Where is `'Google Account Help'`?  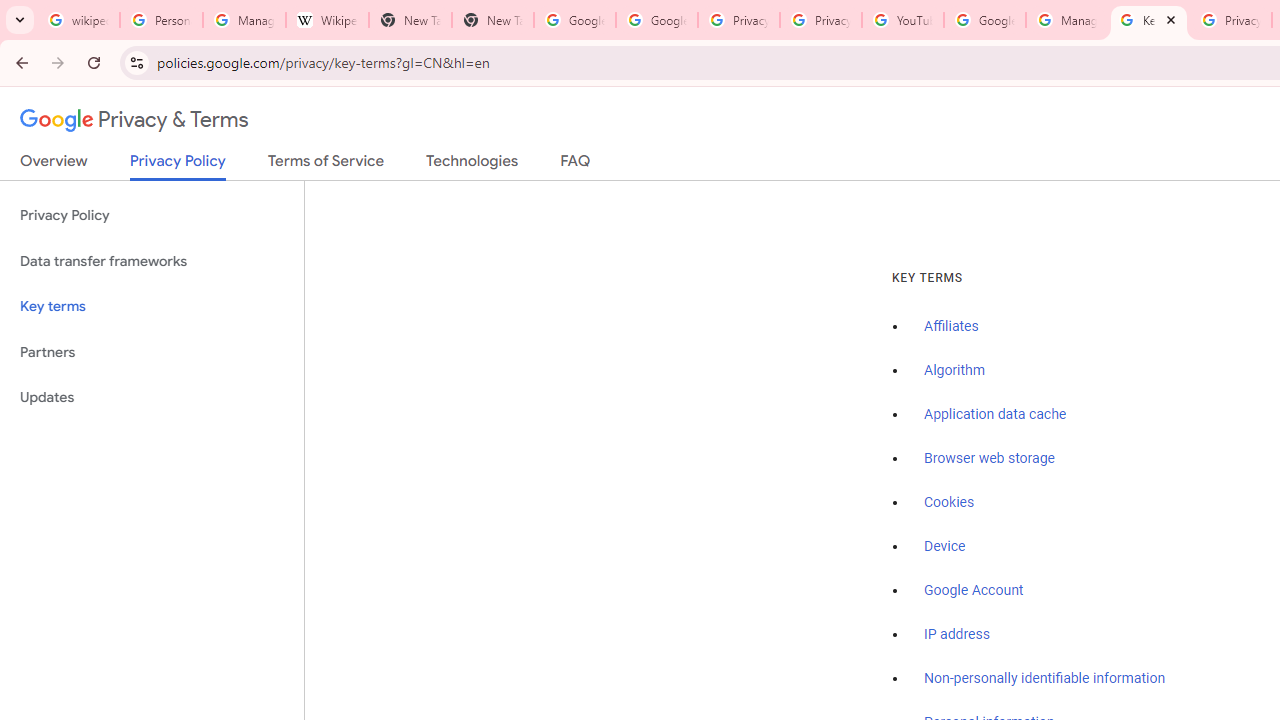 'Google Account Help' is located at coordinates (984, 20).